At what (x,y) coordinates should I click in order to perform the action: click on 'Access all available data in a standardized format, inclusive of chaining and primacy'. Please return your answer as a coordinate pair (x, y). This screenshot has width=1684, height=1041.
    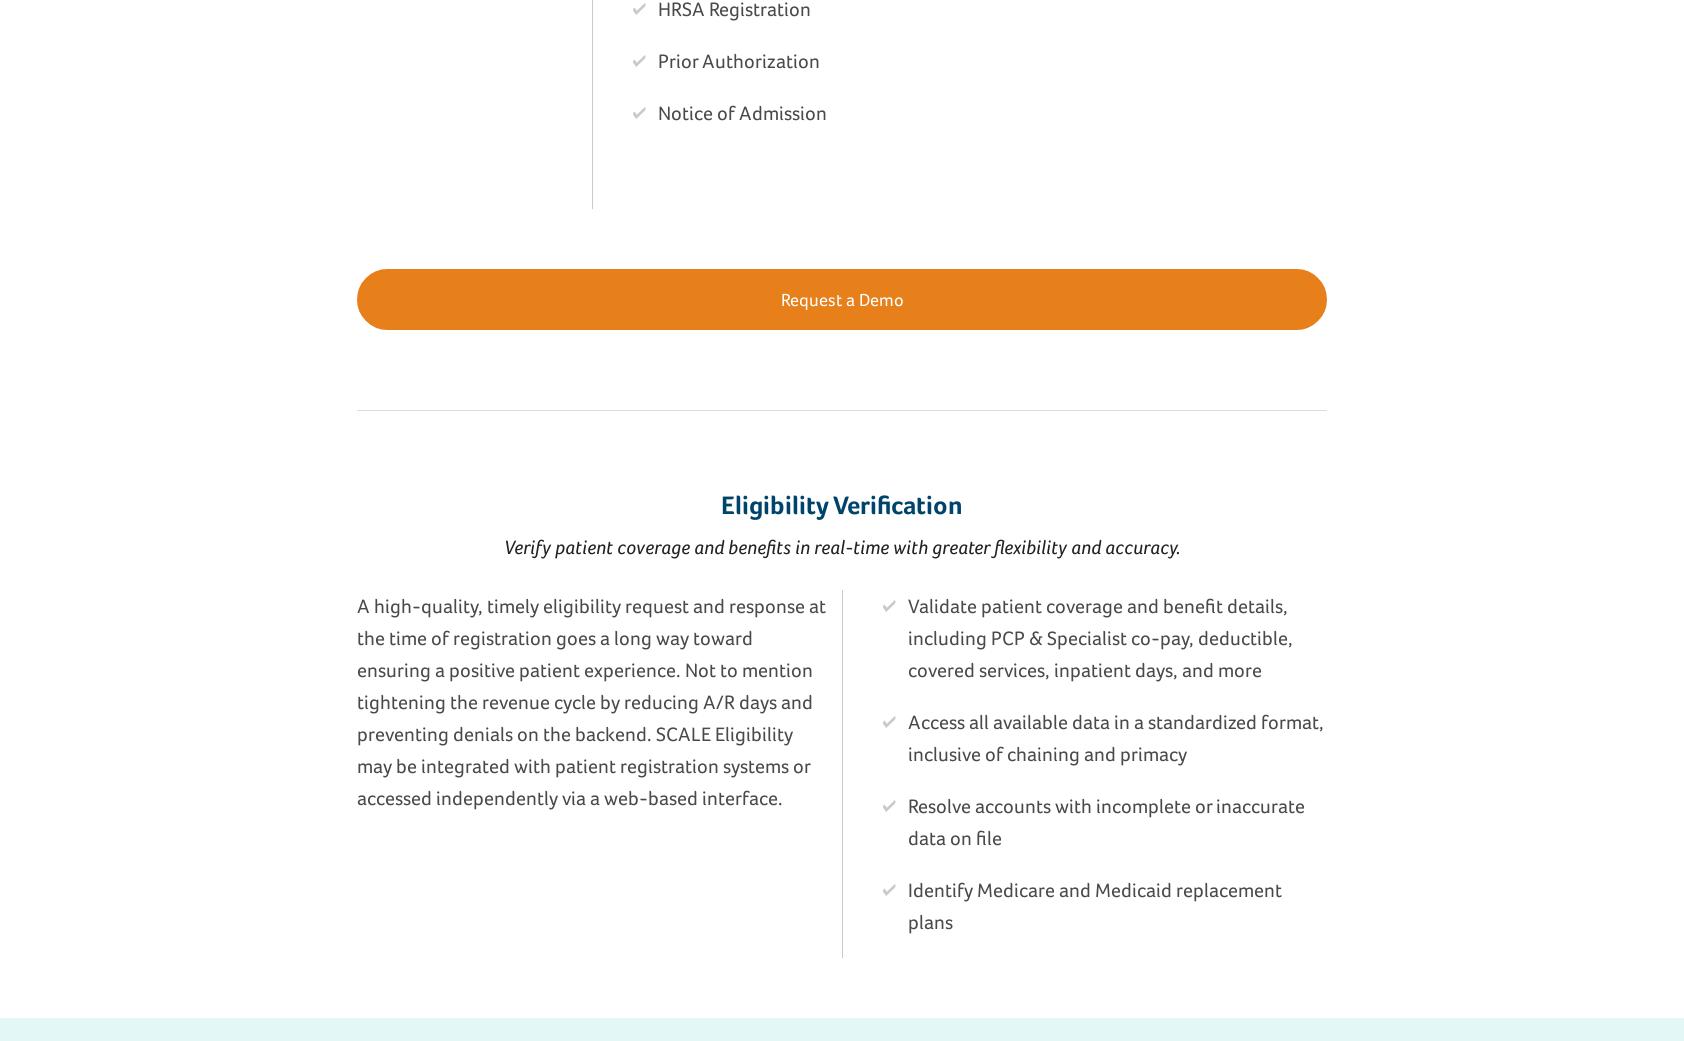
    Looking at the image, I should click on (907, 737).